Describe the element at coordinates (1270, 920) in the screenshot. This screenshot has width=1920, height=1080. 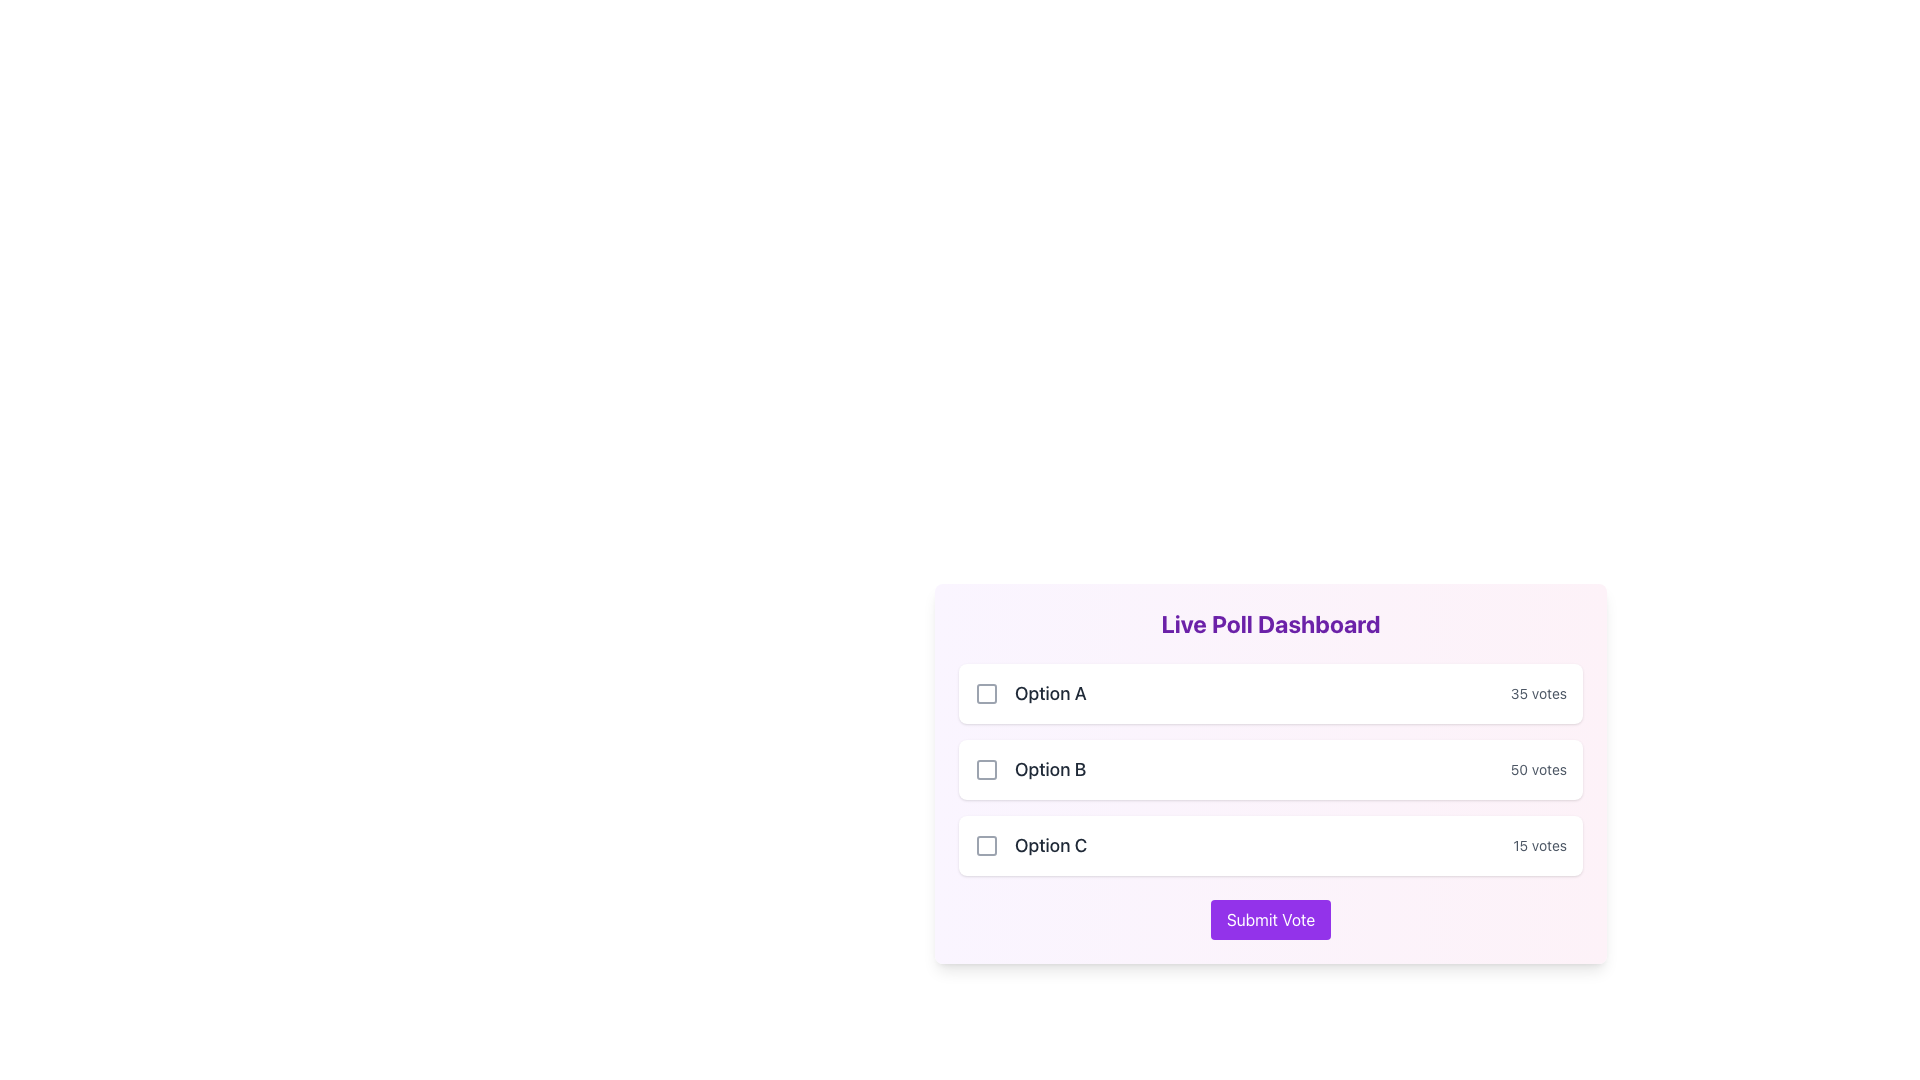
I see `the submit button located at the bottom center of the 'Live Poll Dashboard' panel to observe a style change` at that location.